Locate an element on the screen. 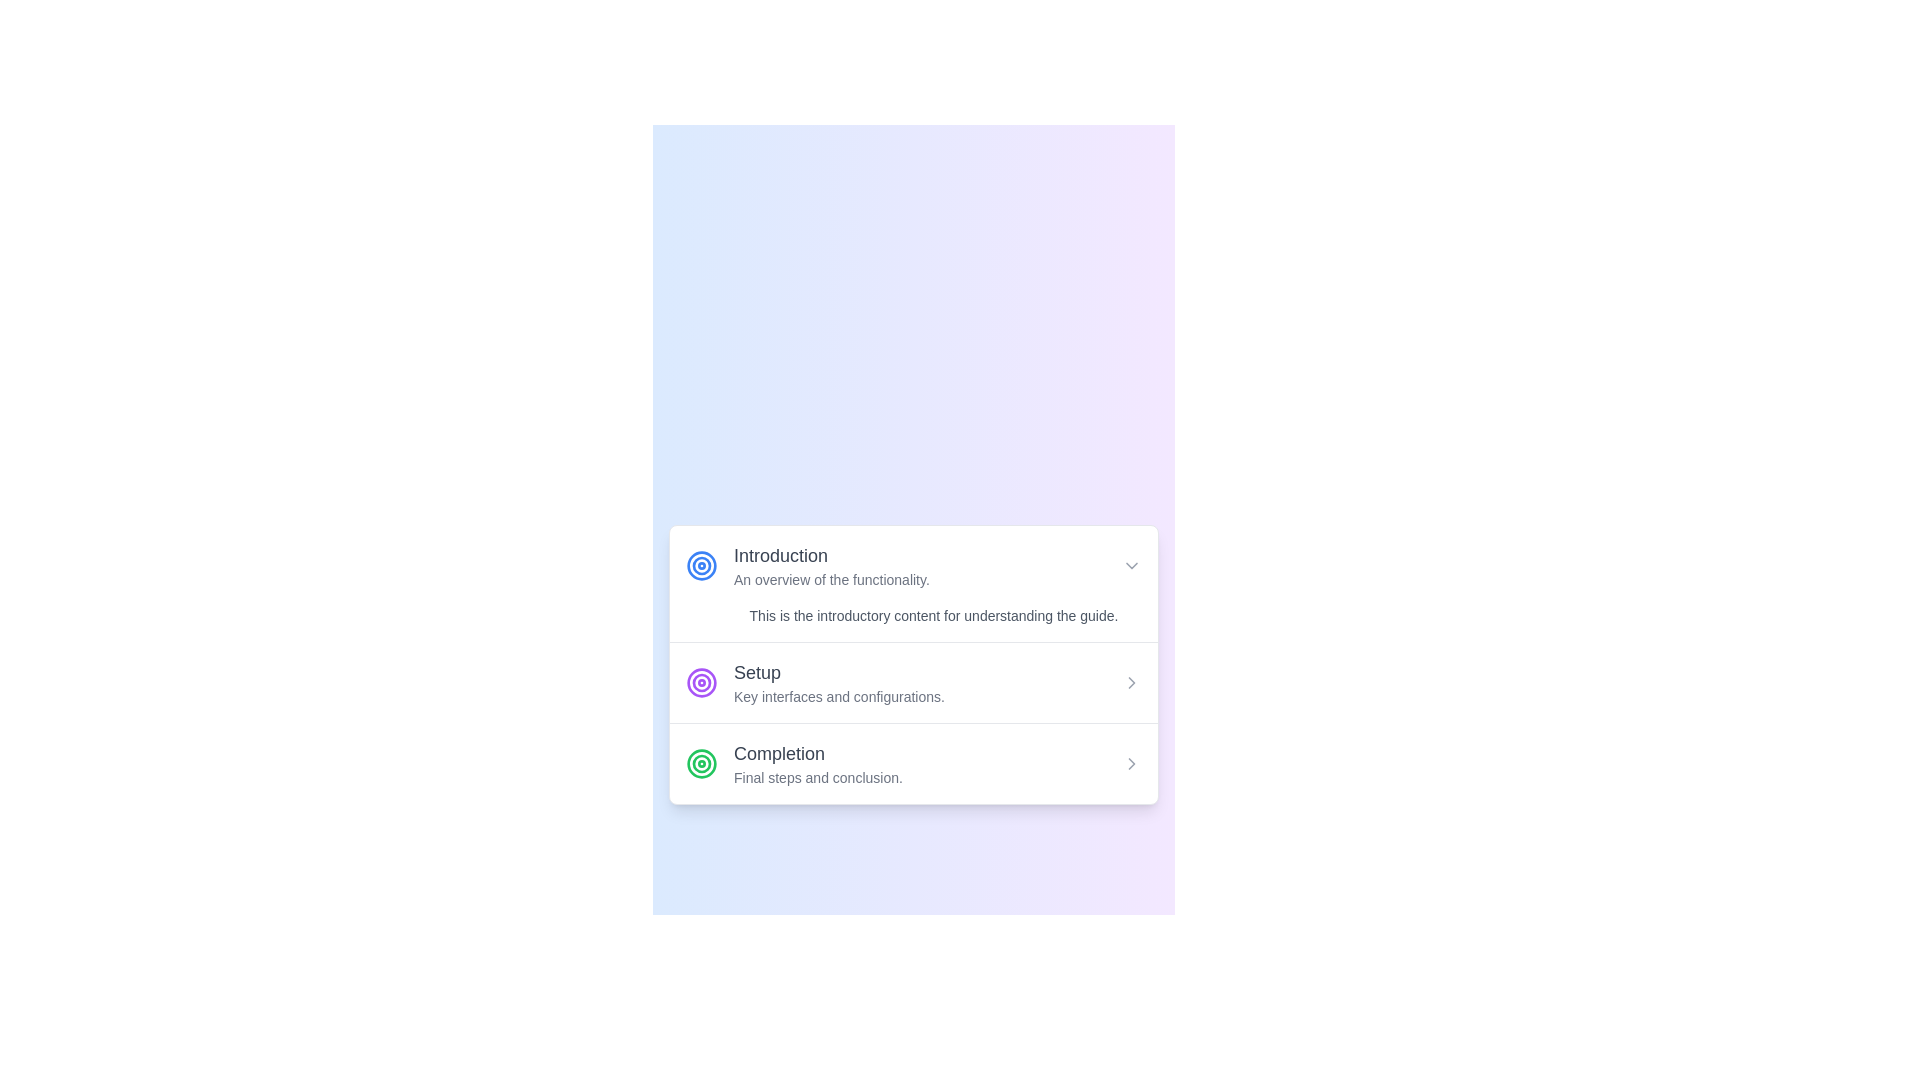  the green circular icon representing a target symbol with concentric circles, located in the 'Completion' section next to the text 'Final steps and conclusion.' is located at coordinates (701, 763).